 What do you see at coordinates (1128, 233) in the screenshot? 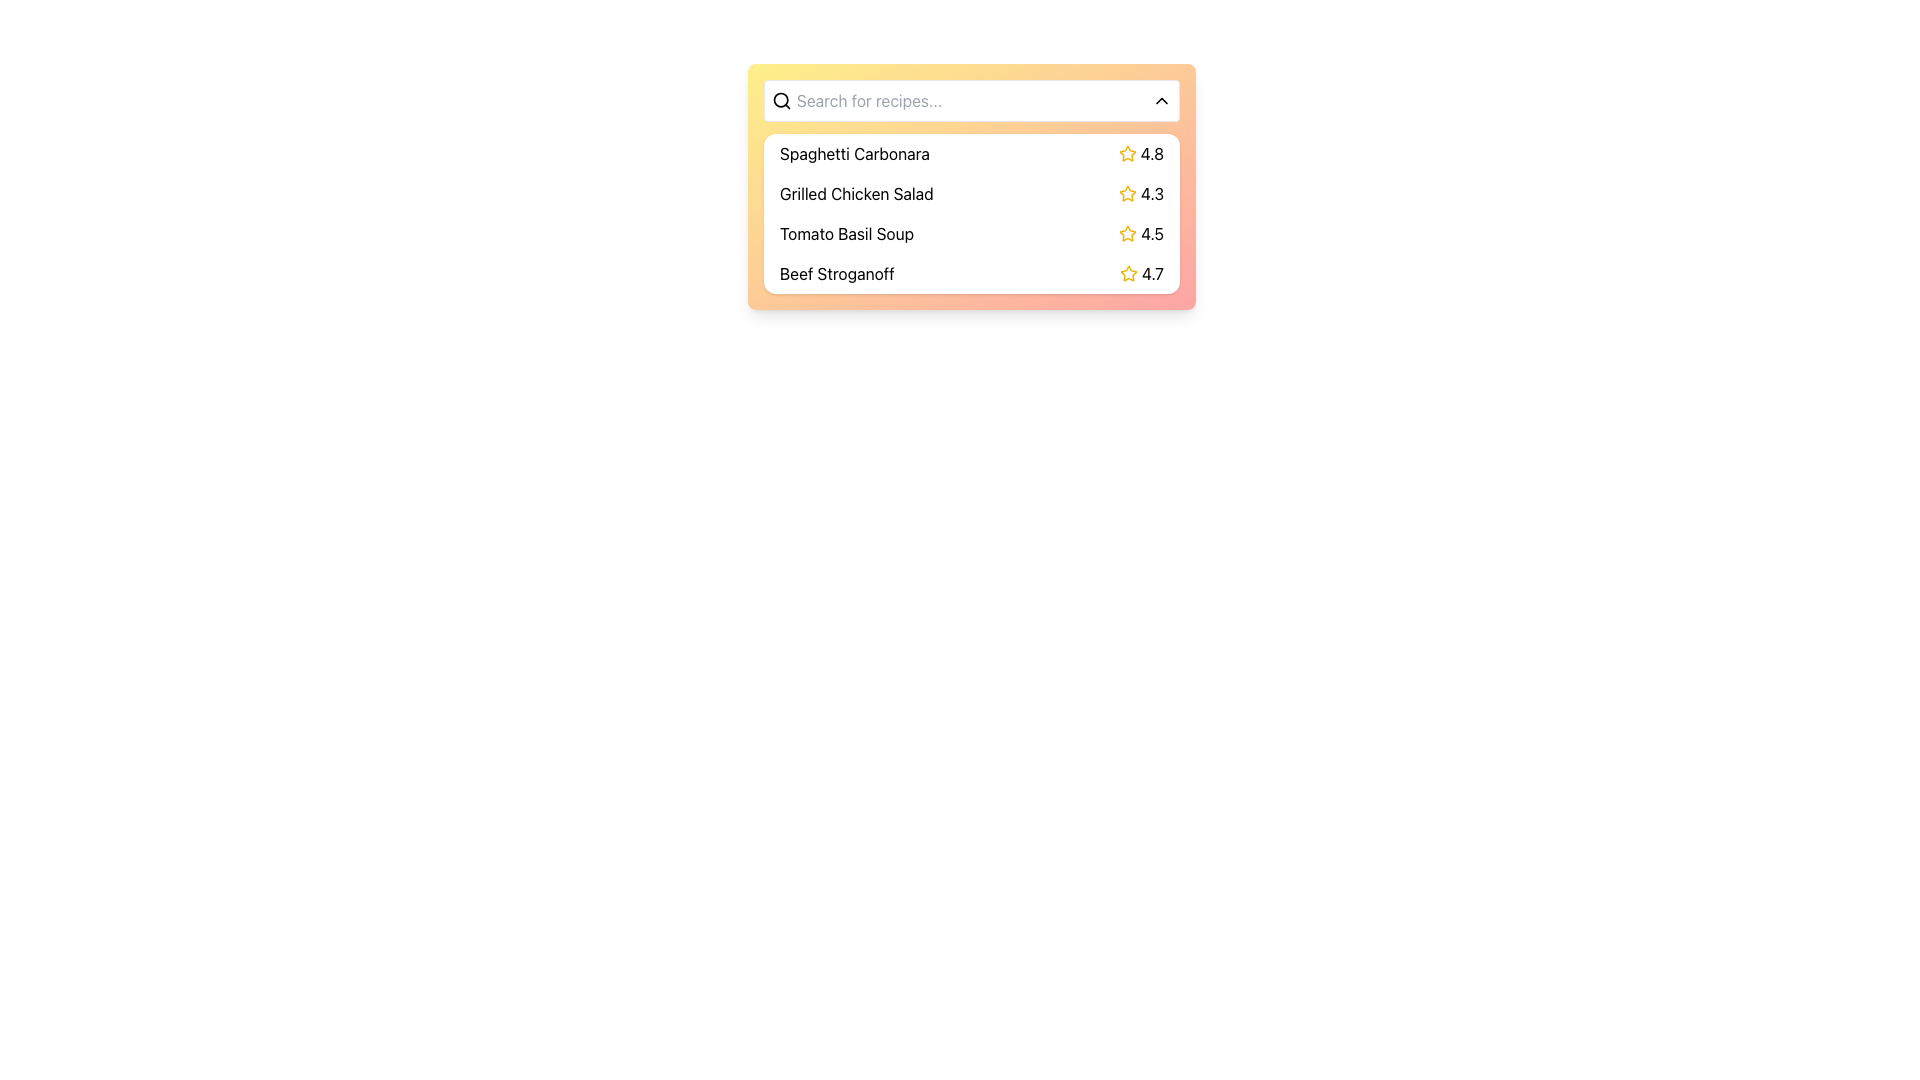
I see `the rating icon located to the right of the 'Tomato Basil Soup' text, which indicates a score of '4.5'` at bounding box center [1128, 233].